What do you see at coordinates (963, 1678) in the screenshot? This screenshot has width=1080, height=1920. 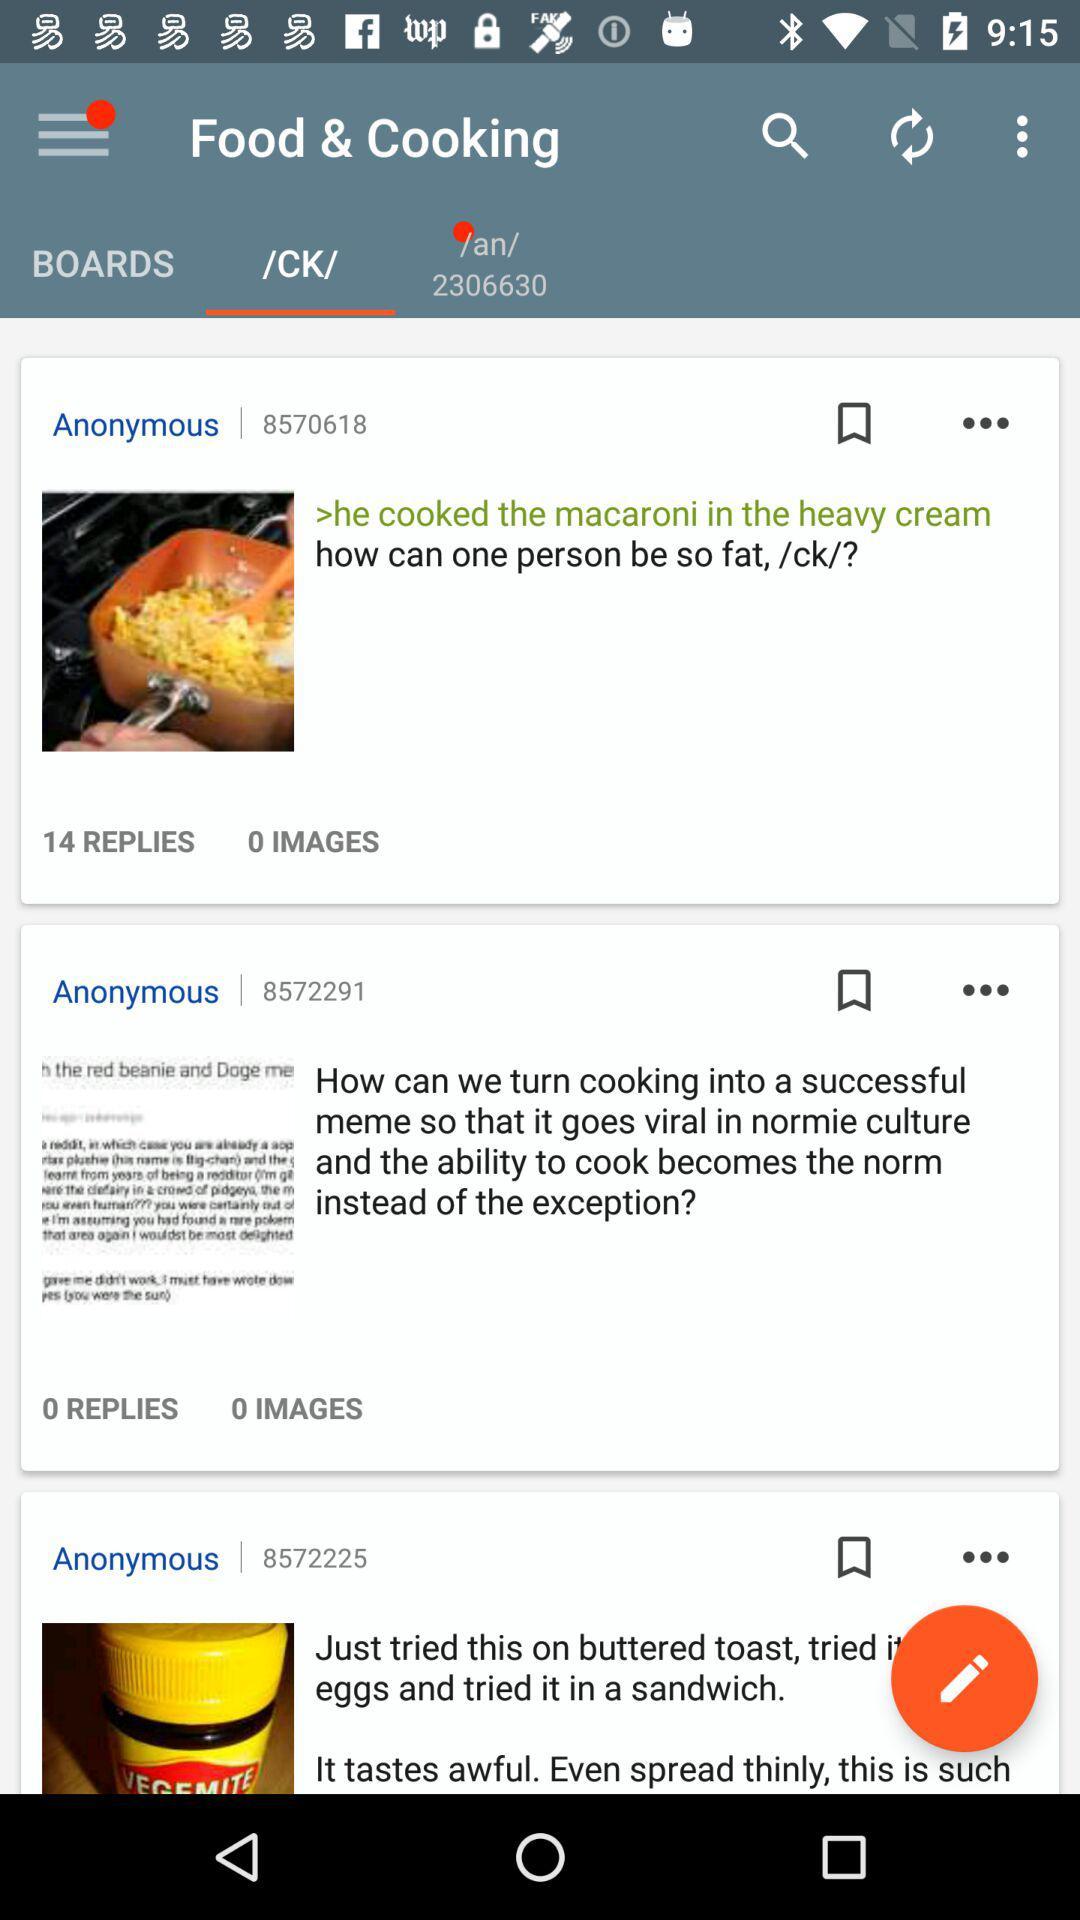 I see `edit` at bounding box center [963, 1678].